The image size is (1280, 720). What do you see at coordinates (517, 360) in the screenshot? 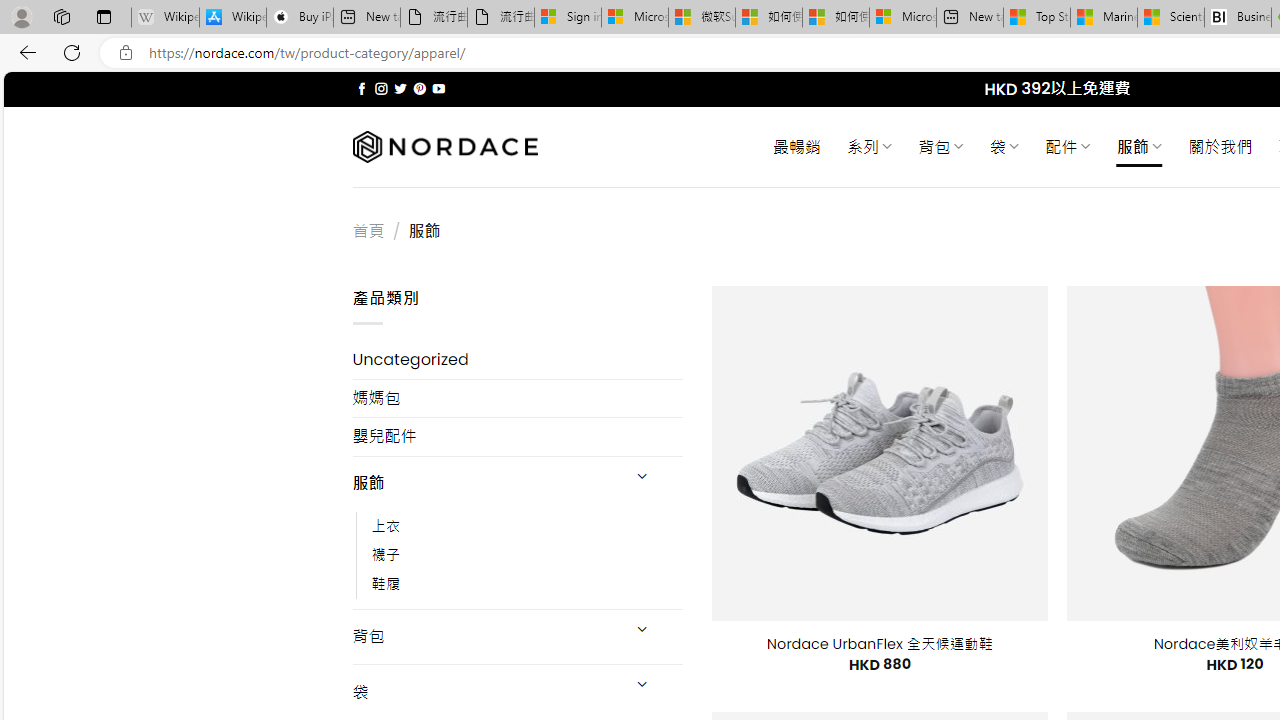
I see `'Uncategorized'` at bounding box center [517, 360].